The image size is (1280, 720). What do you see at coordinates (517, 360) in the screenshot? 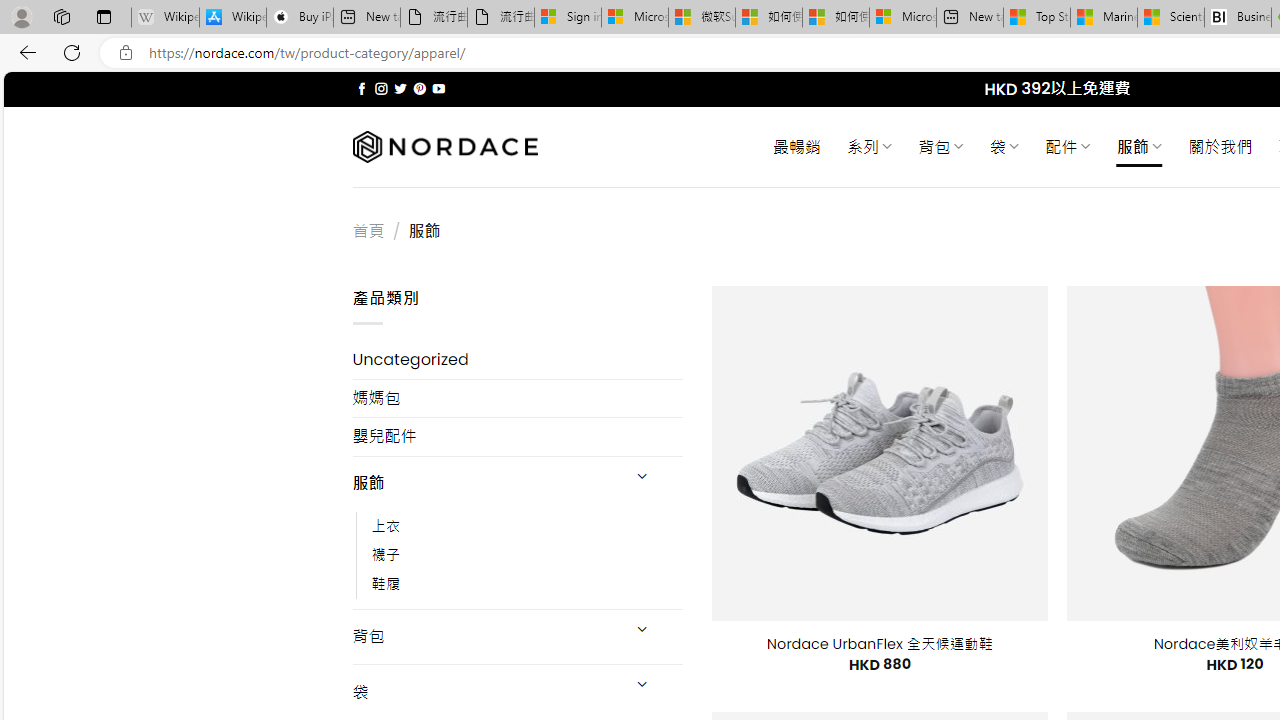
I see `'Uncategorized'` at bounding box center [517, 360].